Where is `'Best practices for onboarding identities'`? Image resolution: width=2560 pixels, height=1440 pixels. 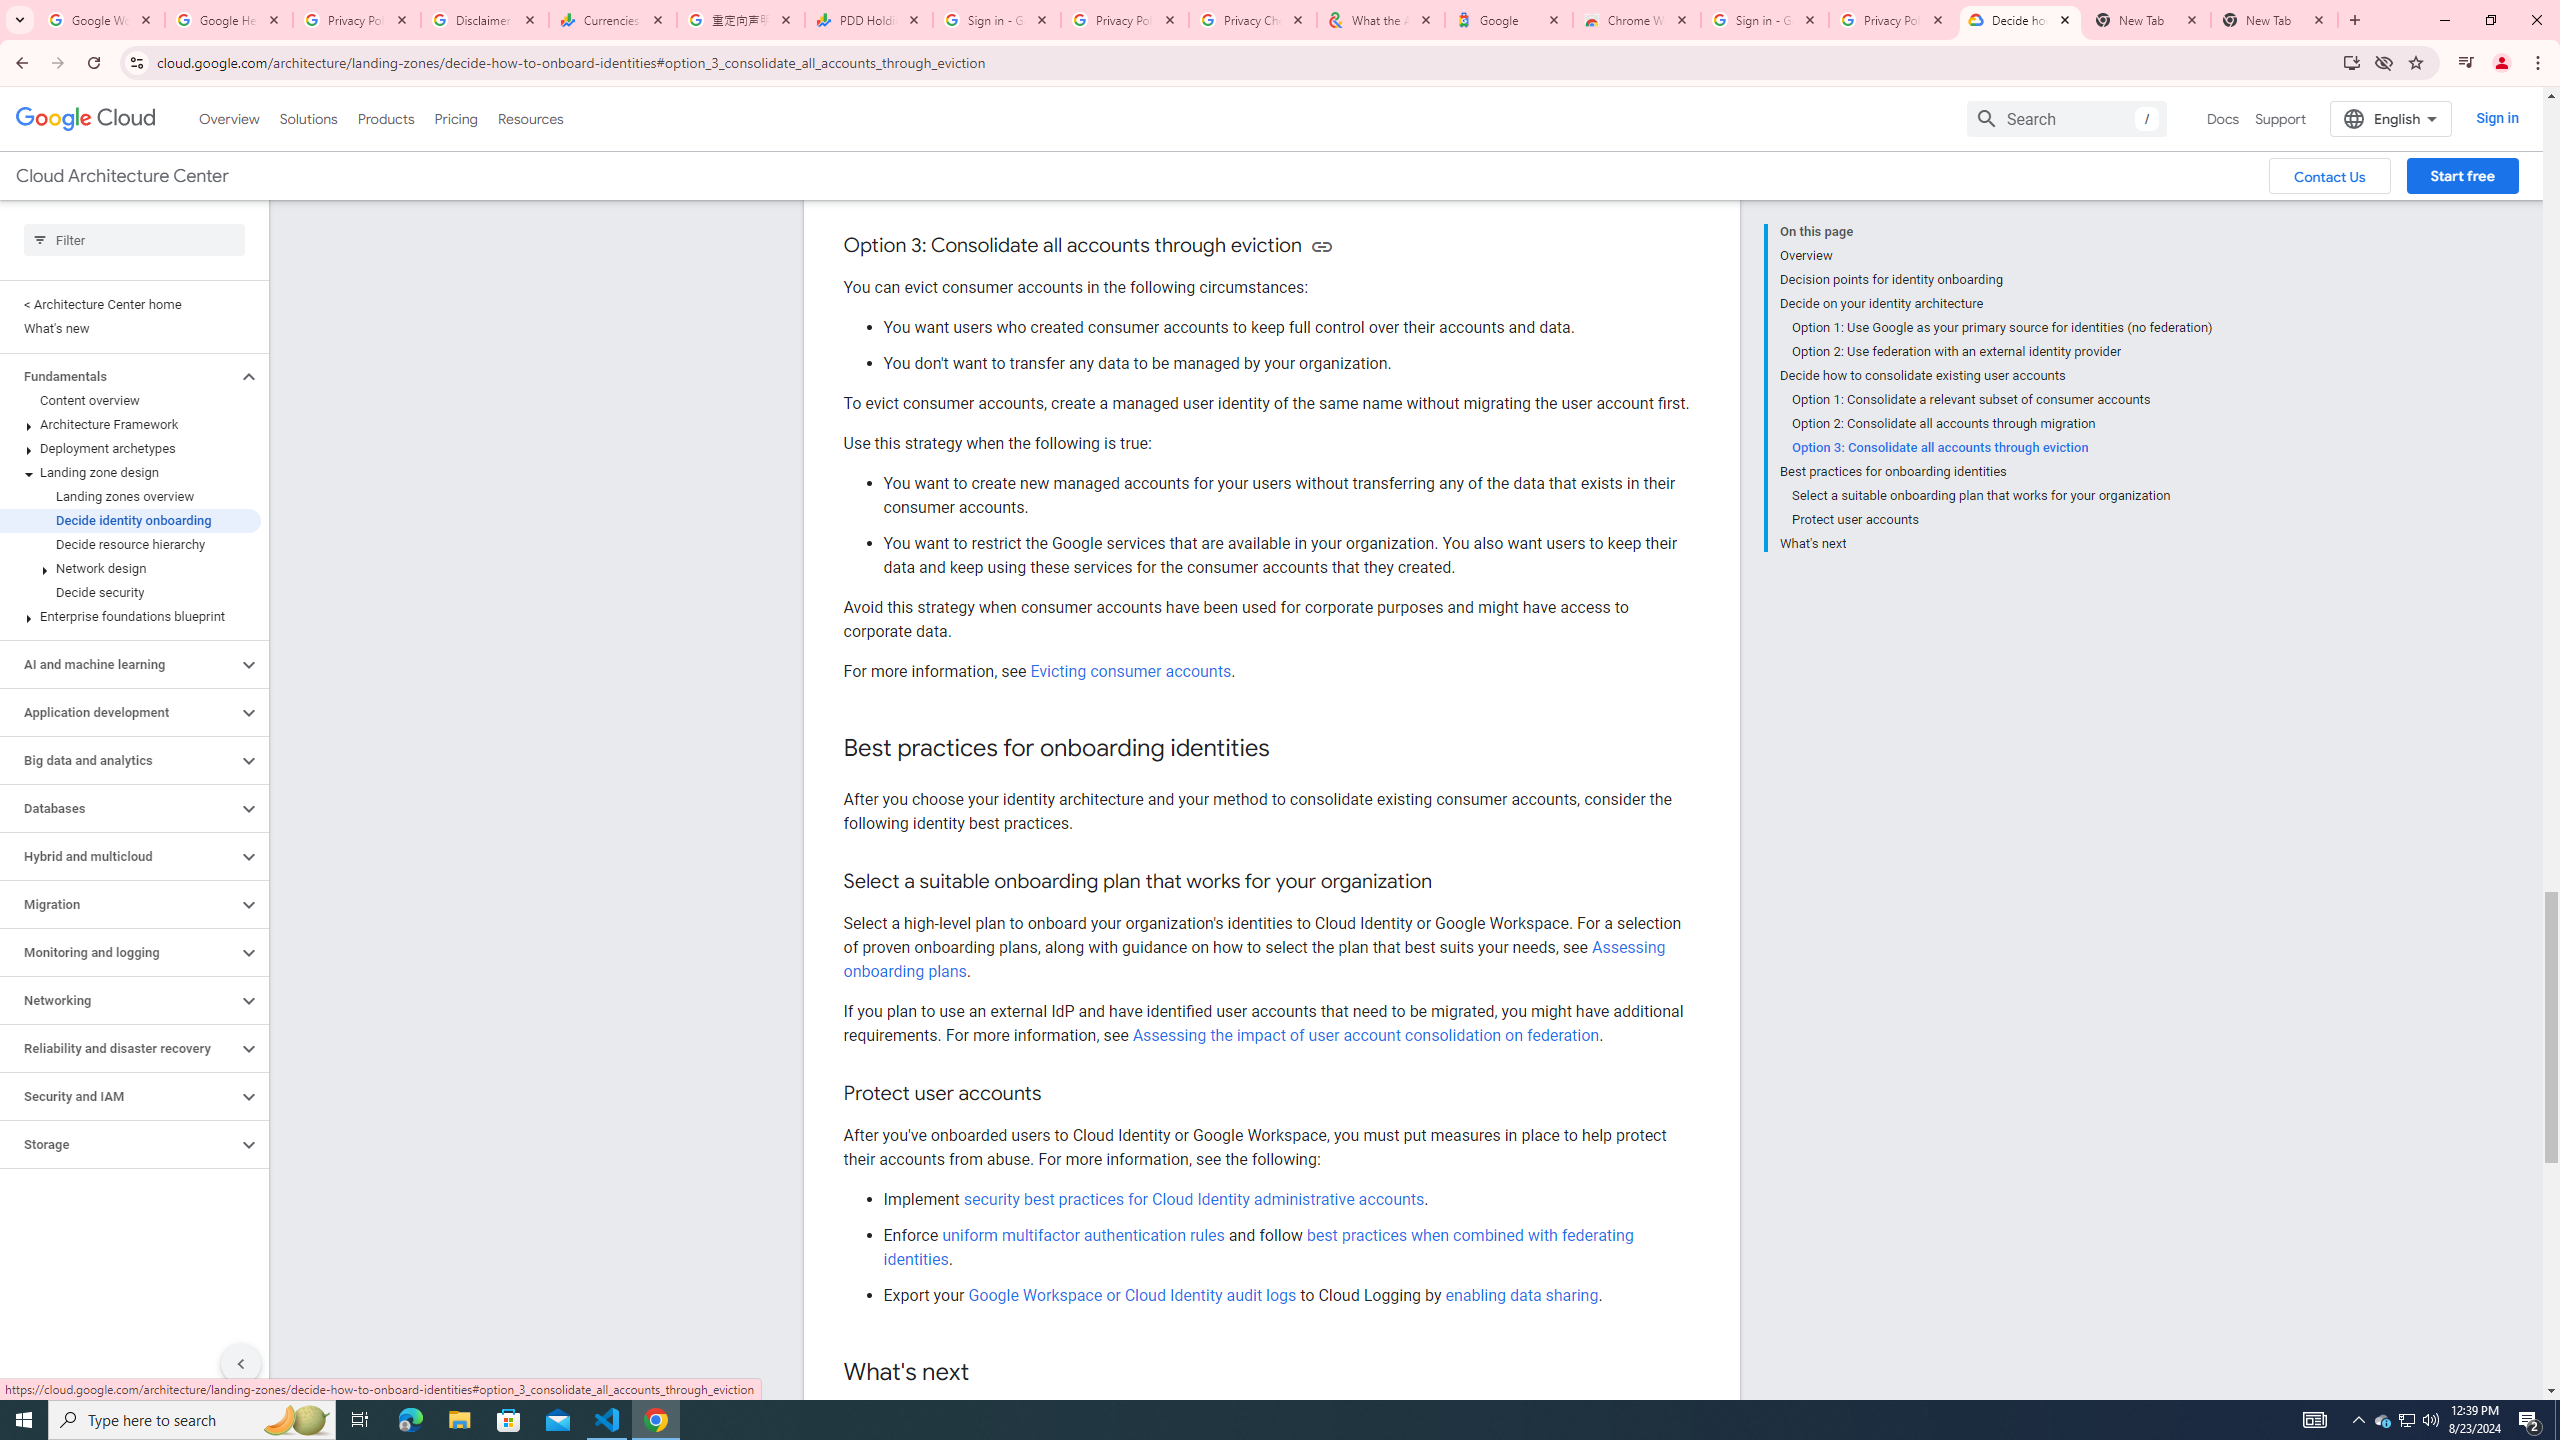
'Best practices for onboarding identities' is located at coordinates (1994, 471).